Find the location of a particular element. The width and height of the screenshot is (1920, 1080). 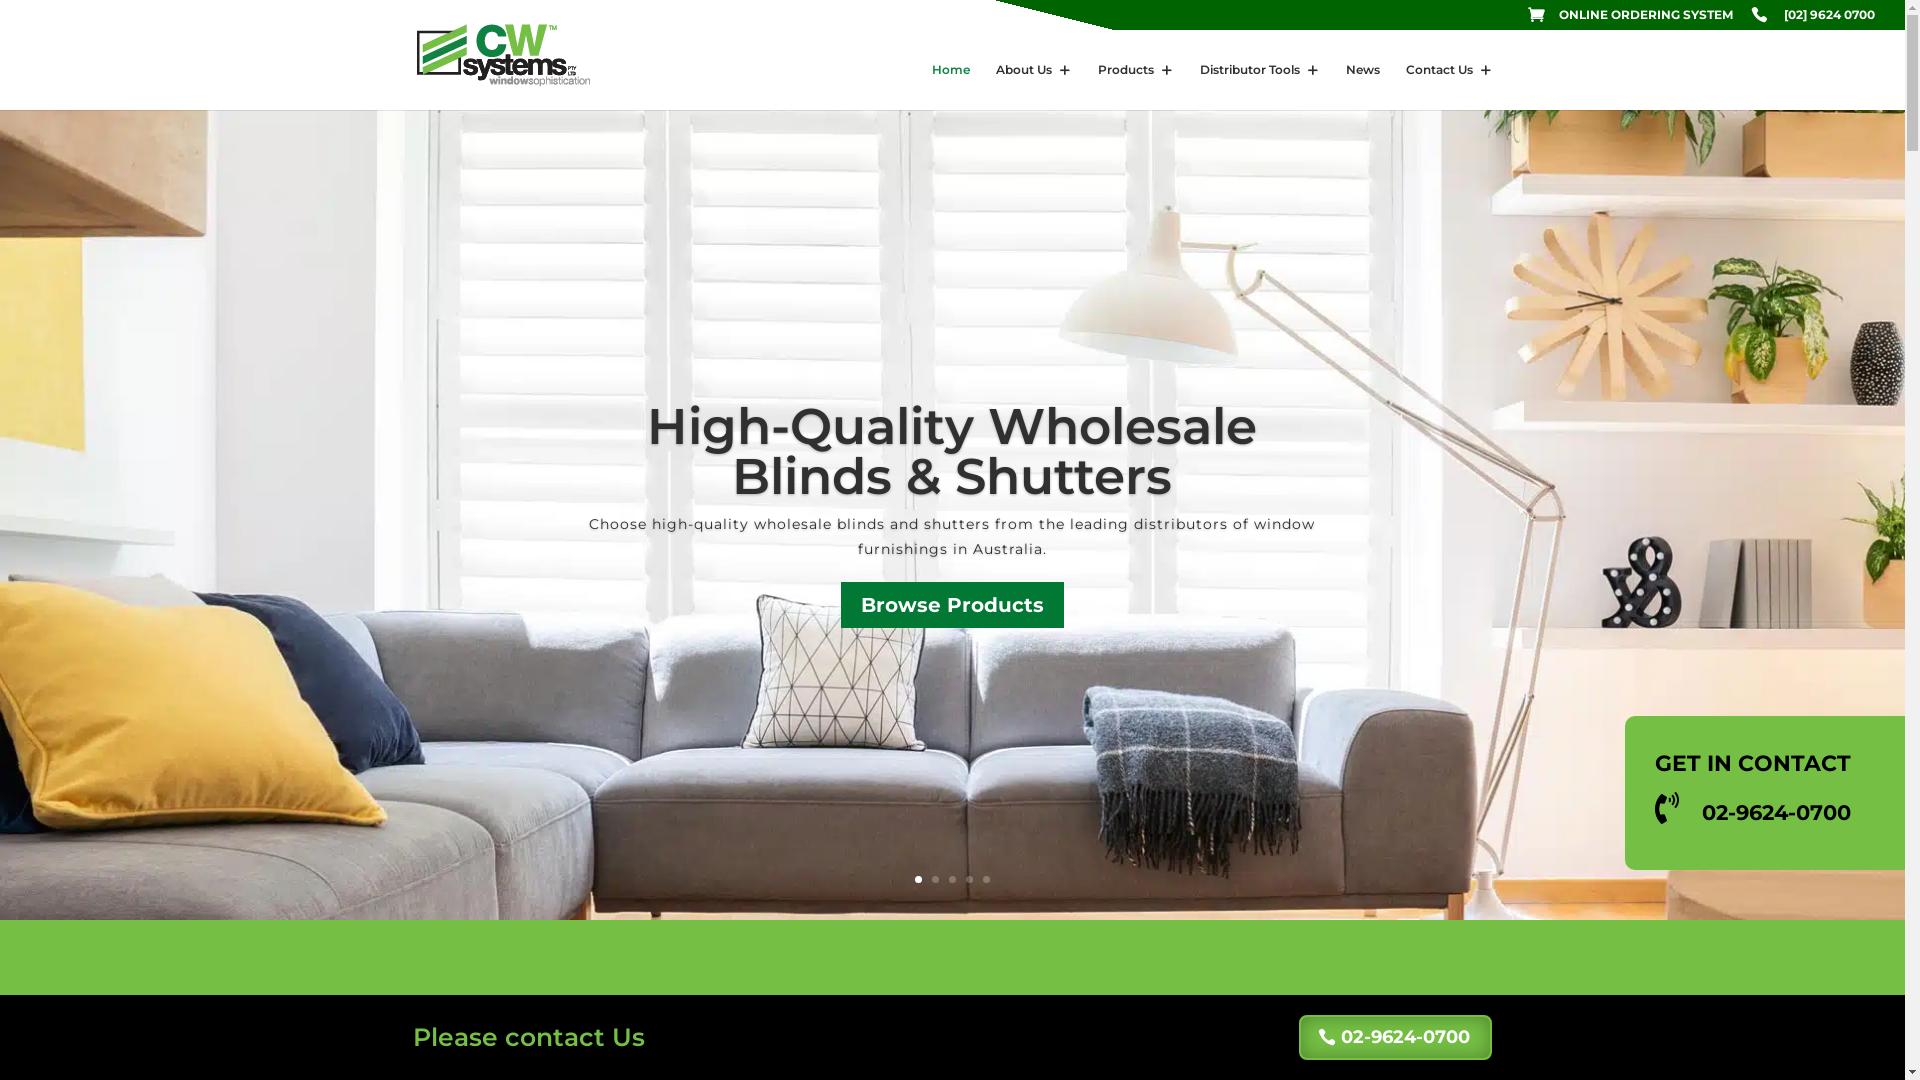

'4' is located at coordinates (969, 878).